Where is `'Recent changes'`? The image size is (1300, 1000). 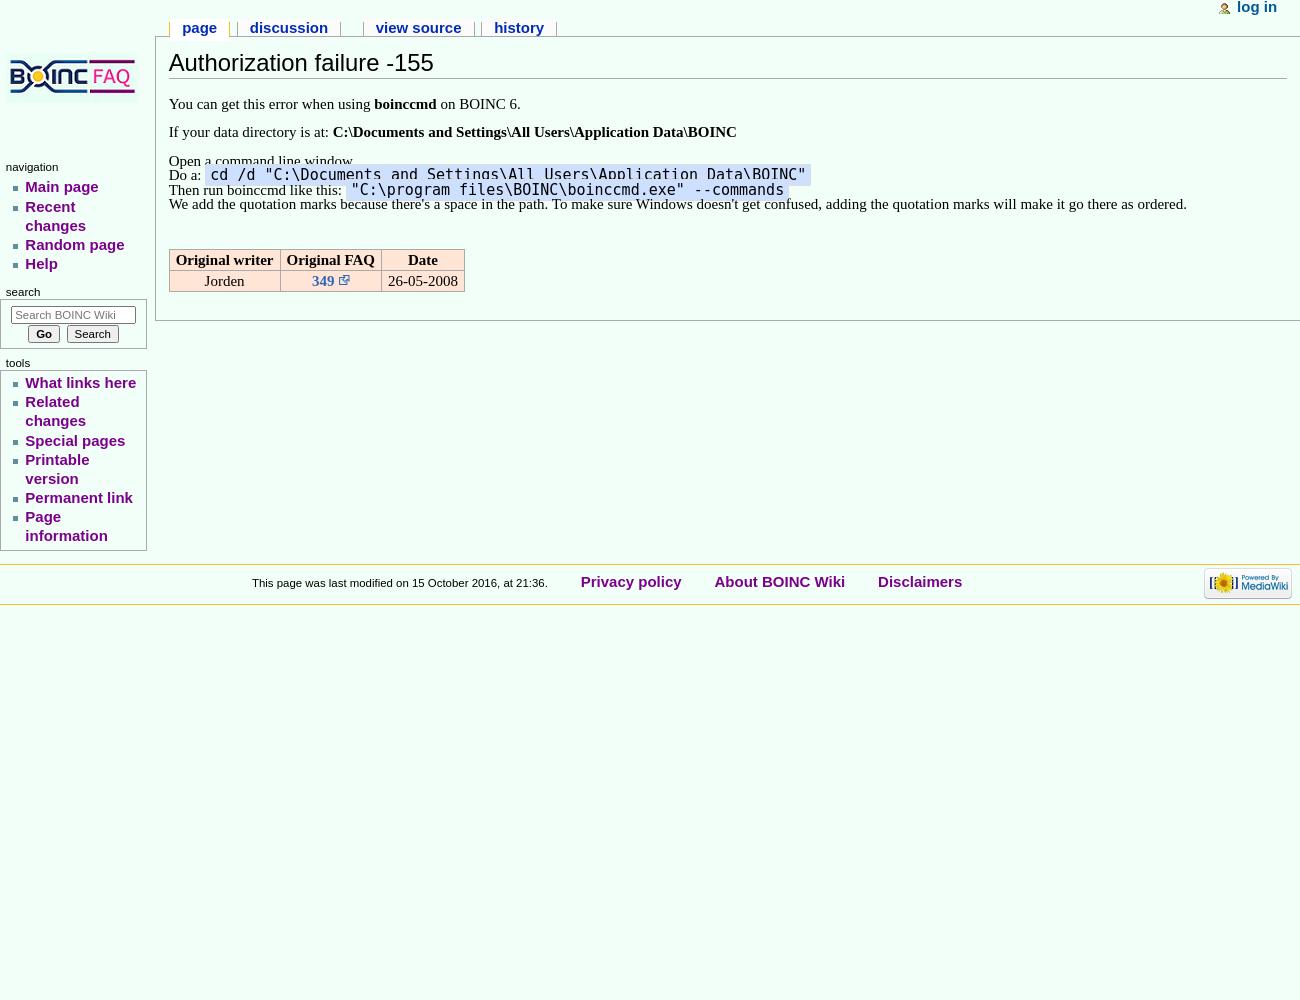
'Recent changes' is located at coordinates (55, 214).